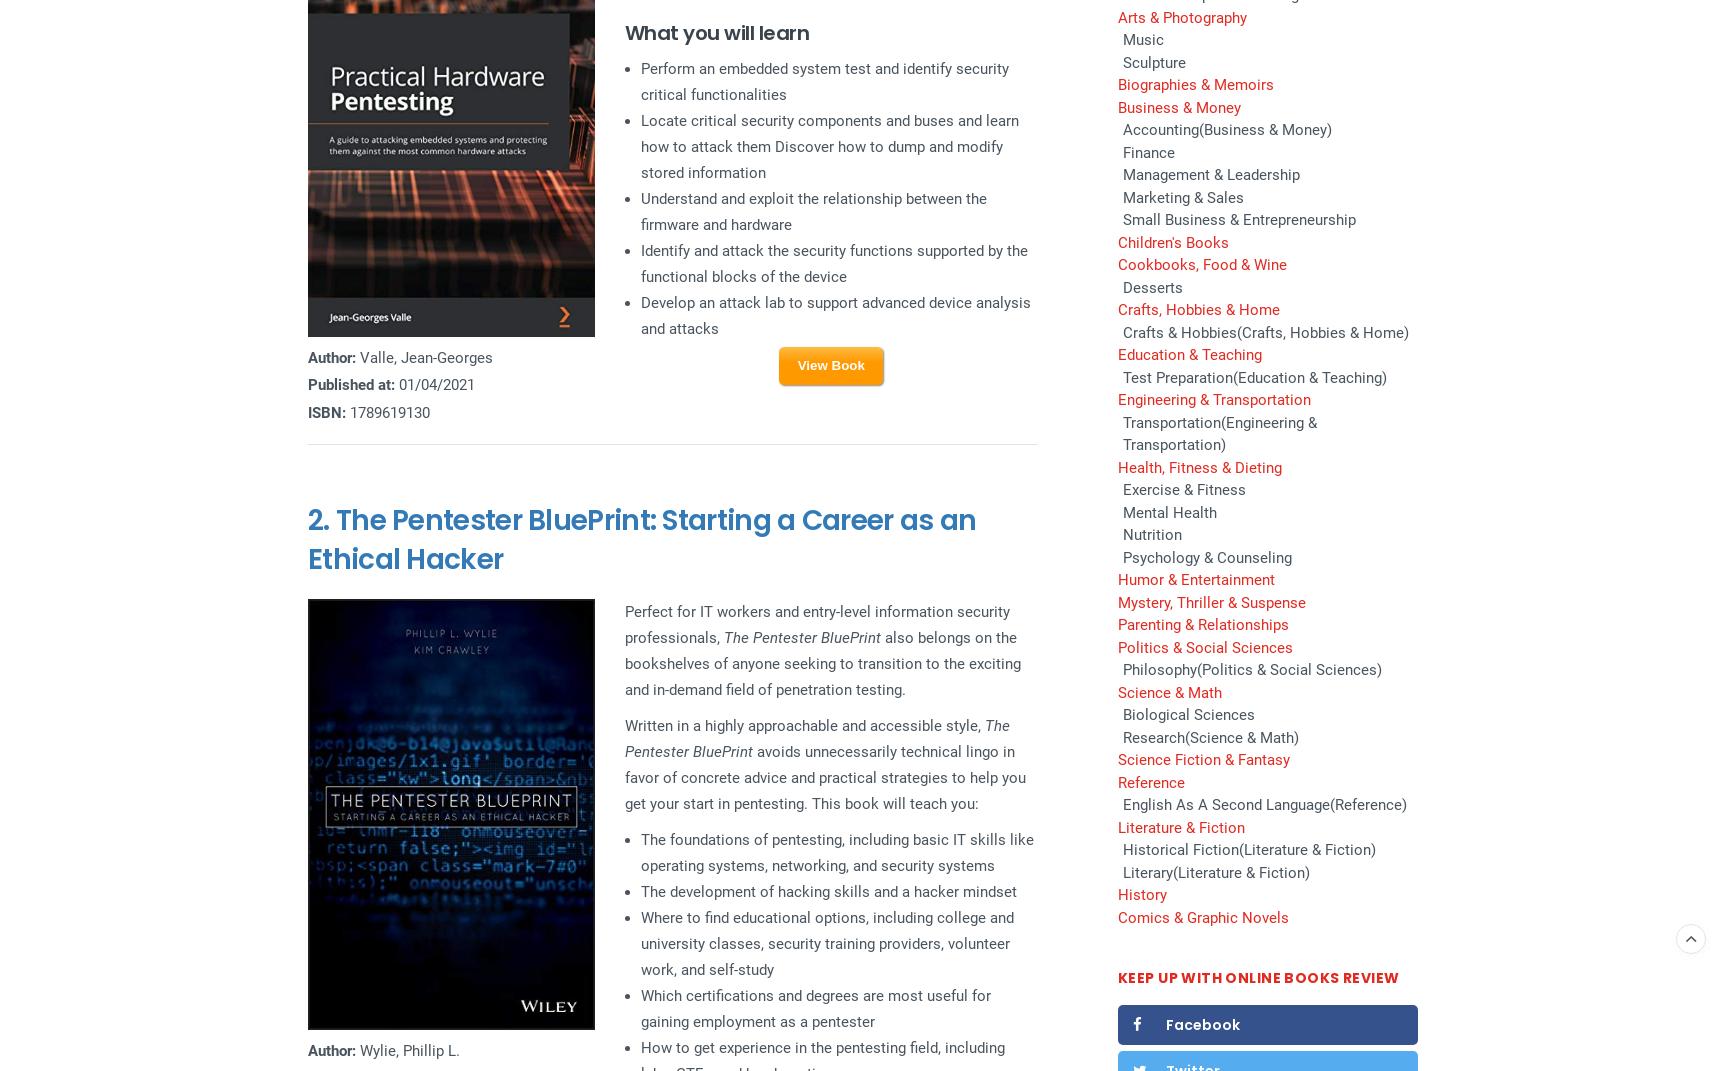 The width and height of the screenshot is (1726, 1071). Describe the element at coordinates (388, 412) in the screenshot. I see `'1789619130'` at that location.